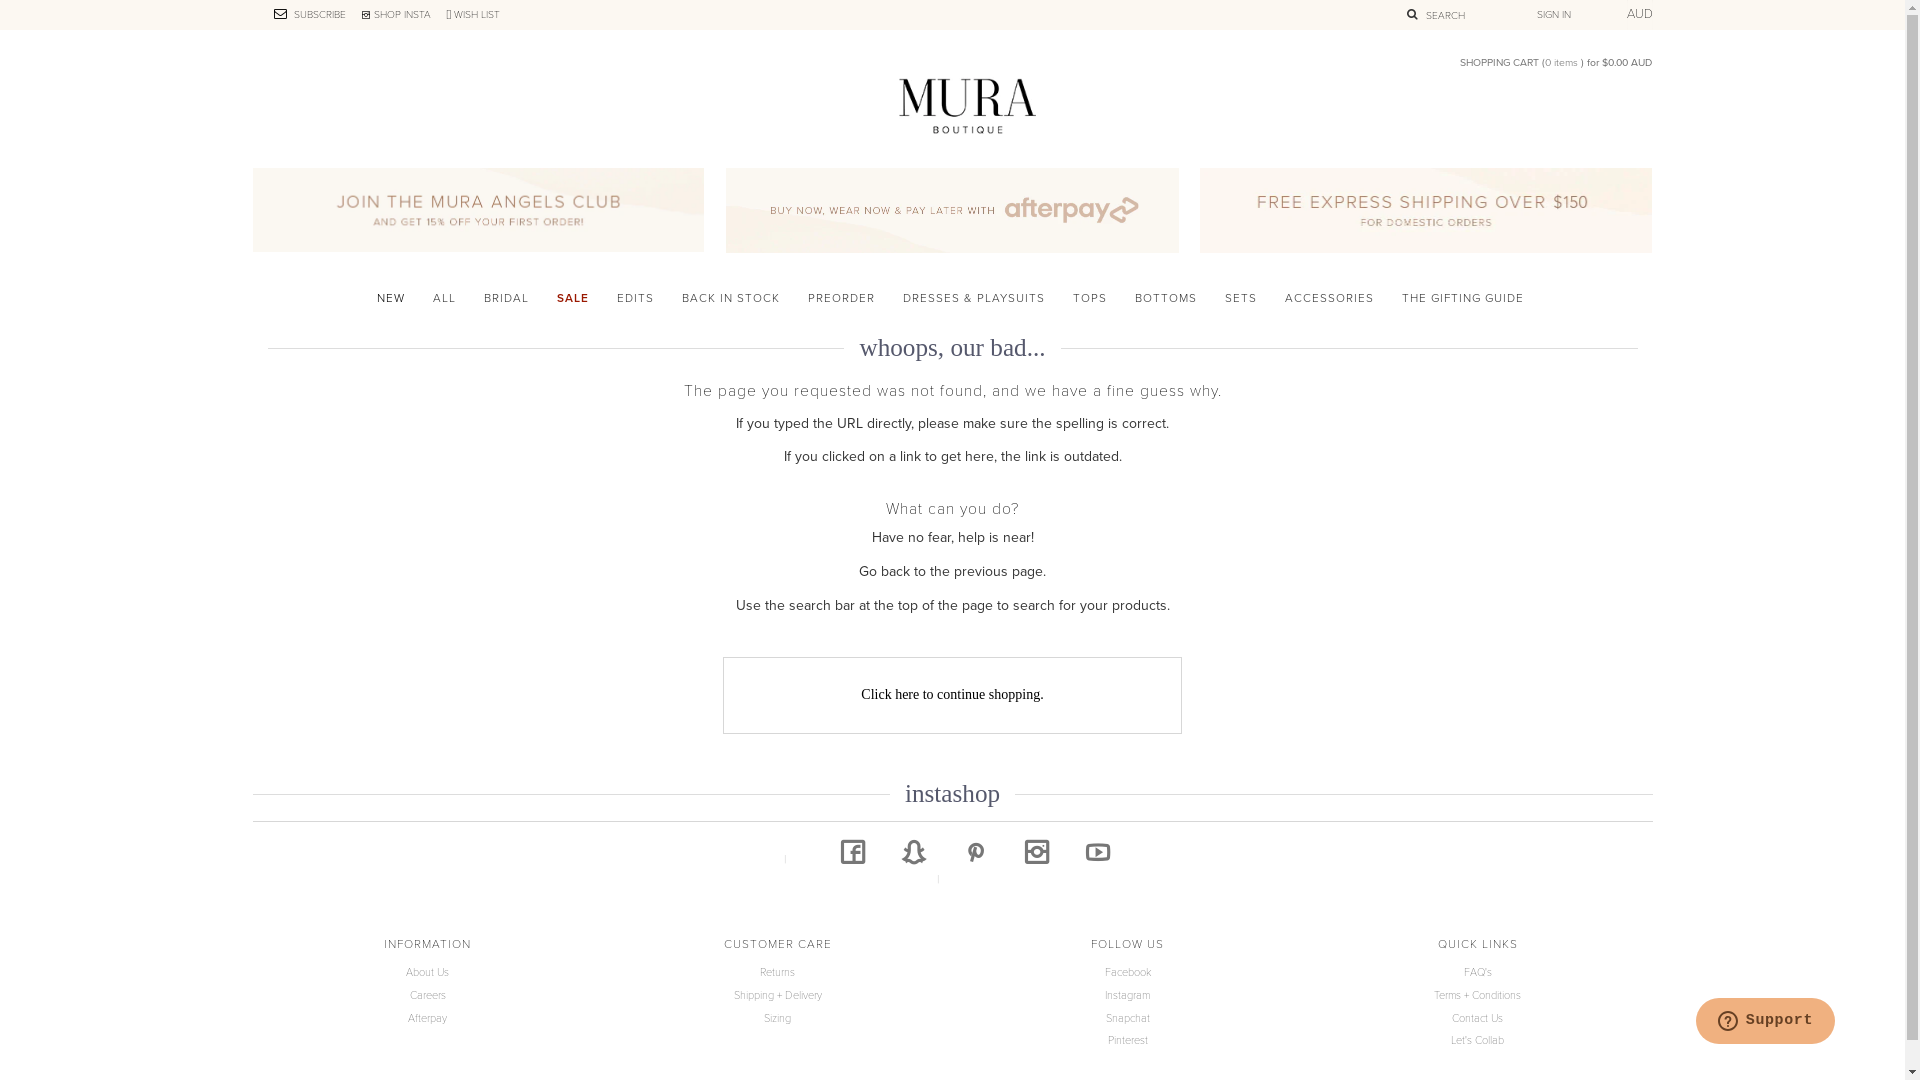  Describe the element at coordinates (776, 995) in the screenshot. I see `'Shipping + Delivery'` at that location.